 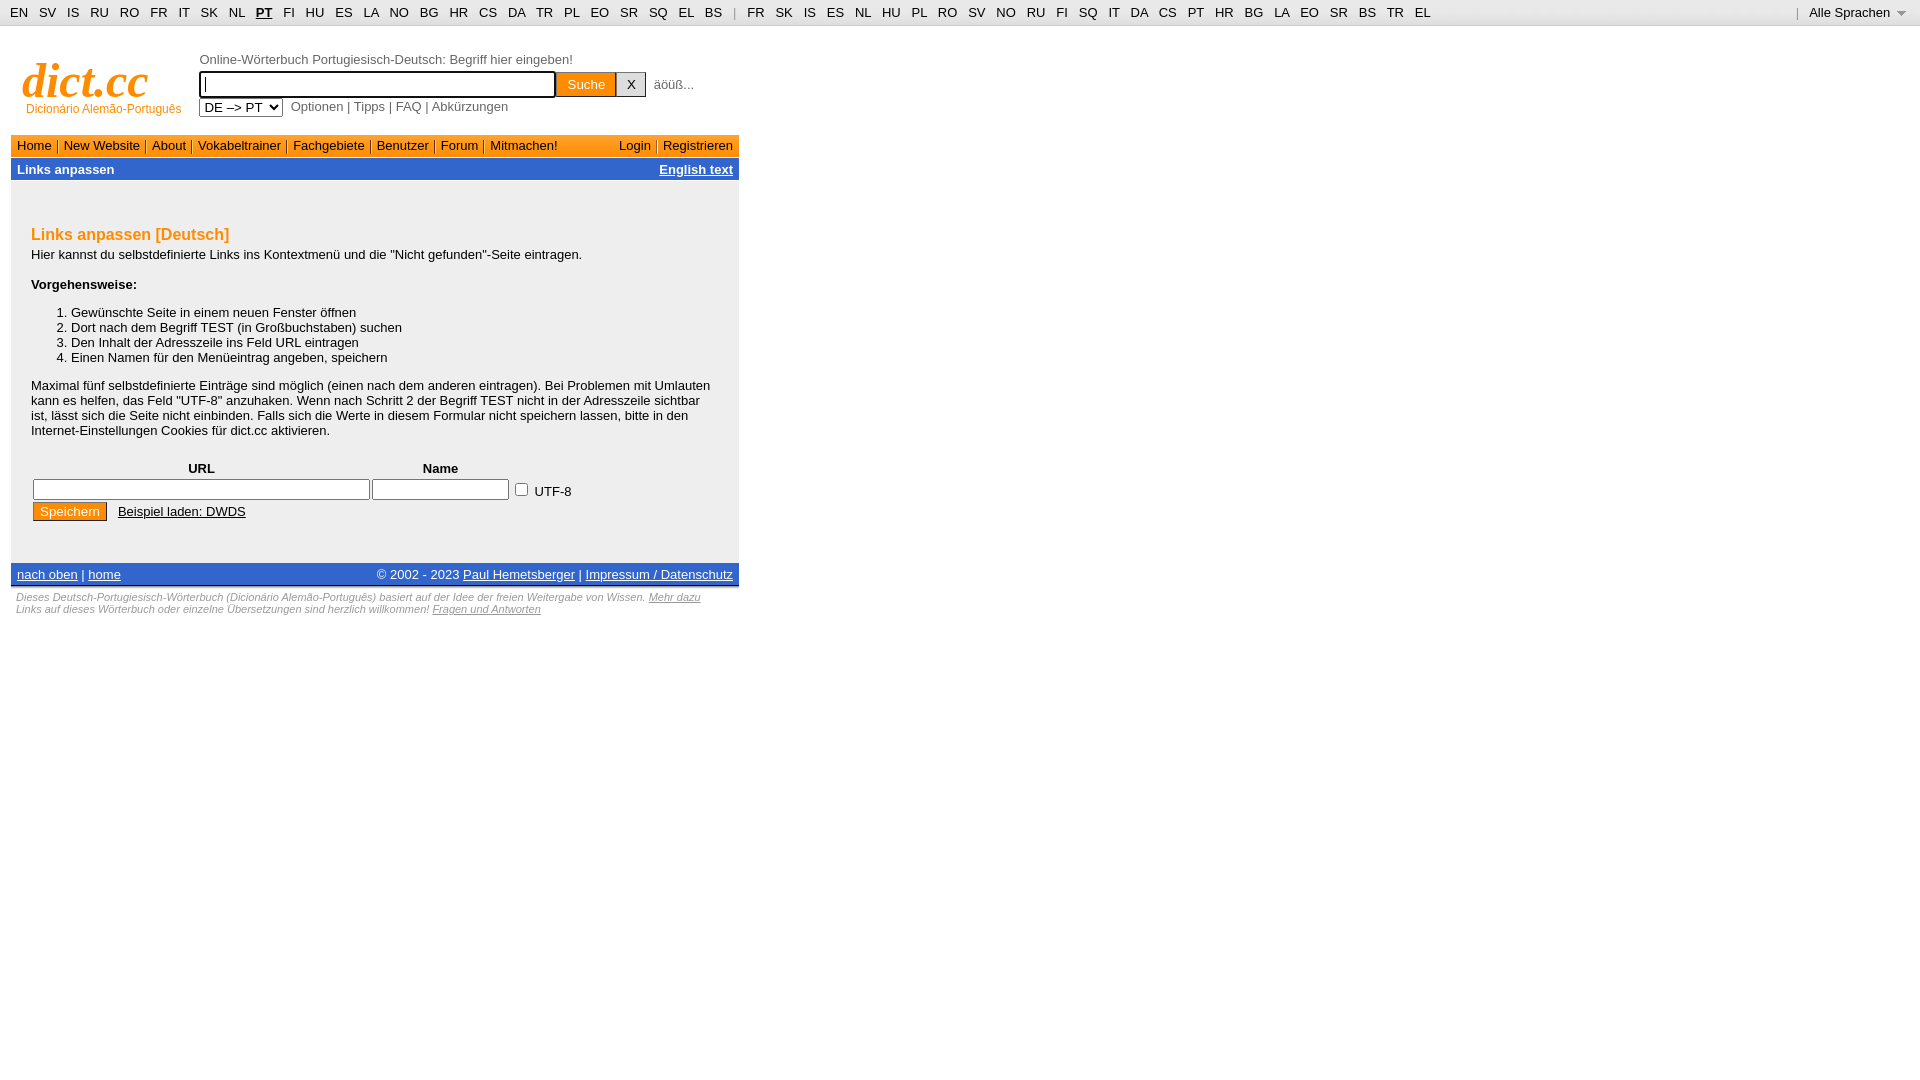 I want to click on 'TR', so click(x=544, y=12).